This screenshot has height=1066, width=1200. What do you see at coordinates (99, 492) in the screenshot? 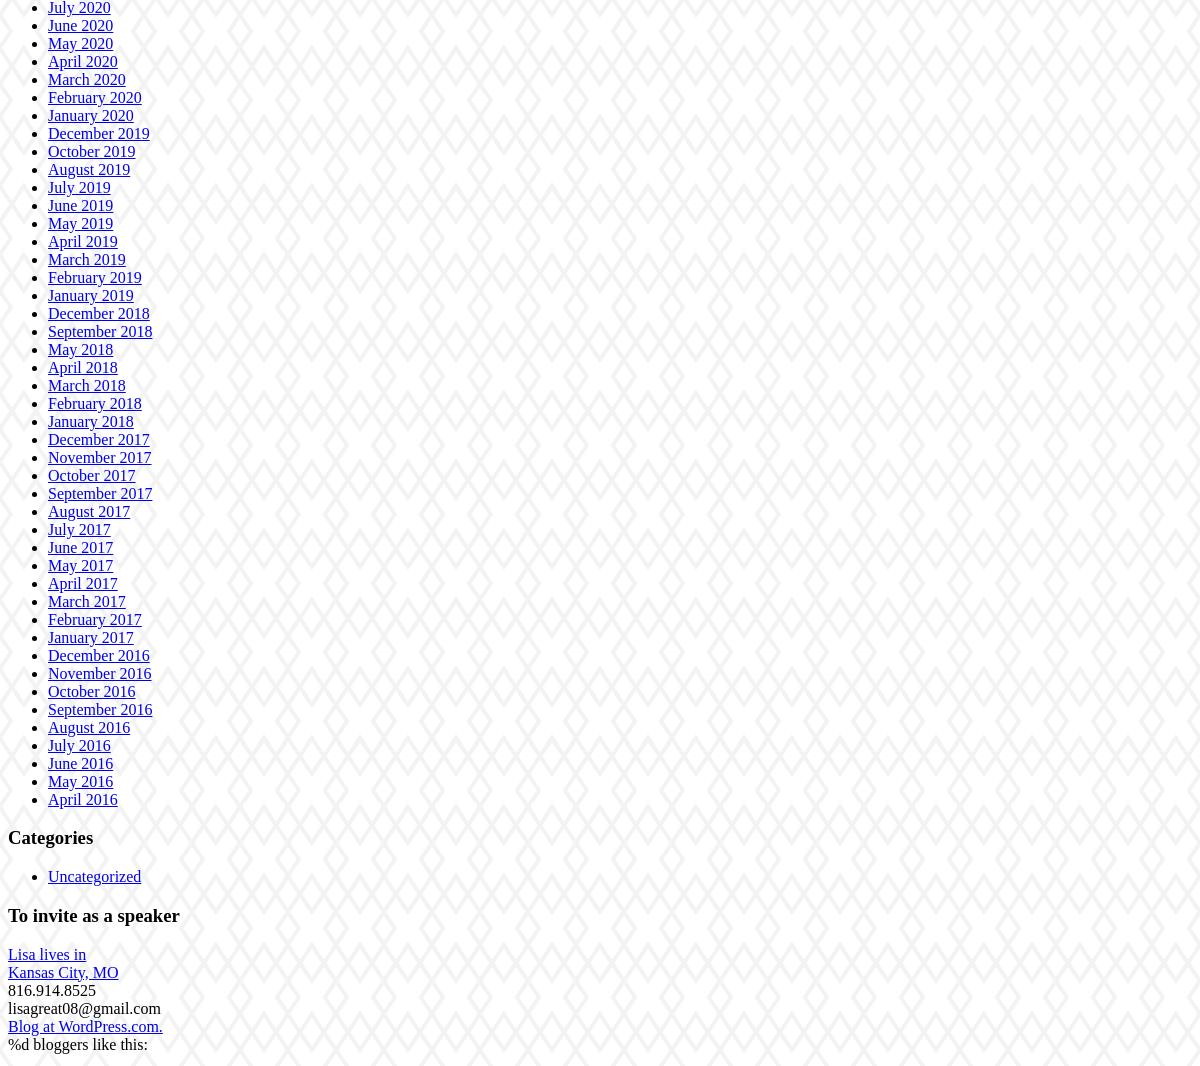
I see `'September 2017'` at bounding box center [99, 492].